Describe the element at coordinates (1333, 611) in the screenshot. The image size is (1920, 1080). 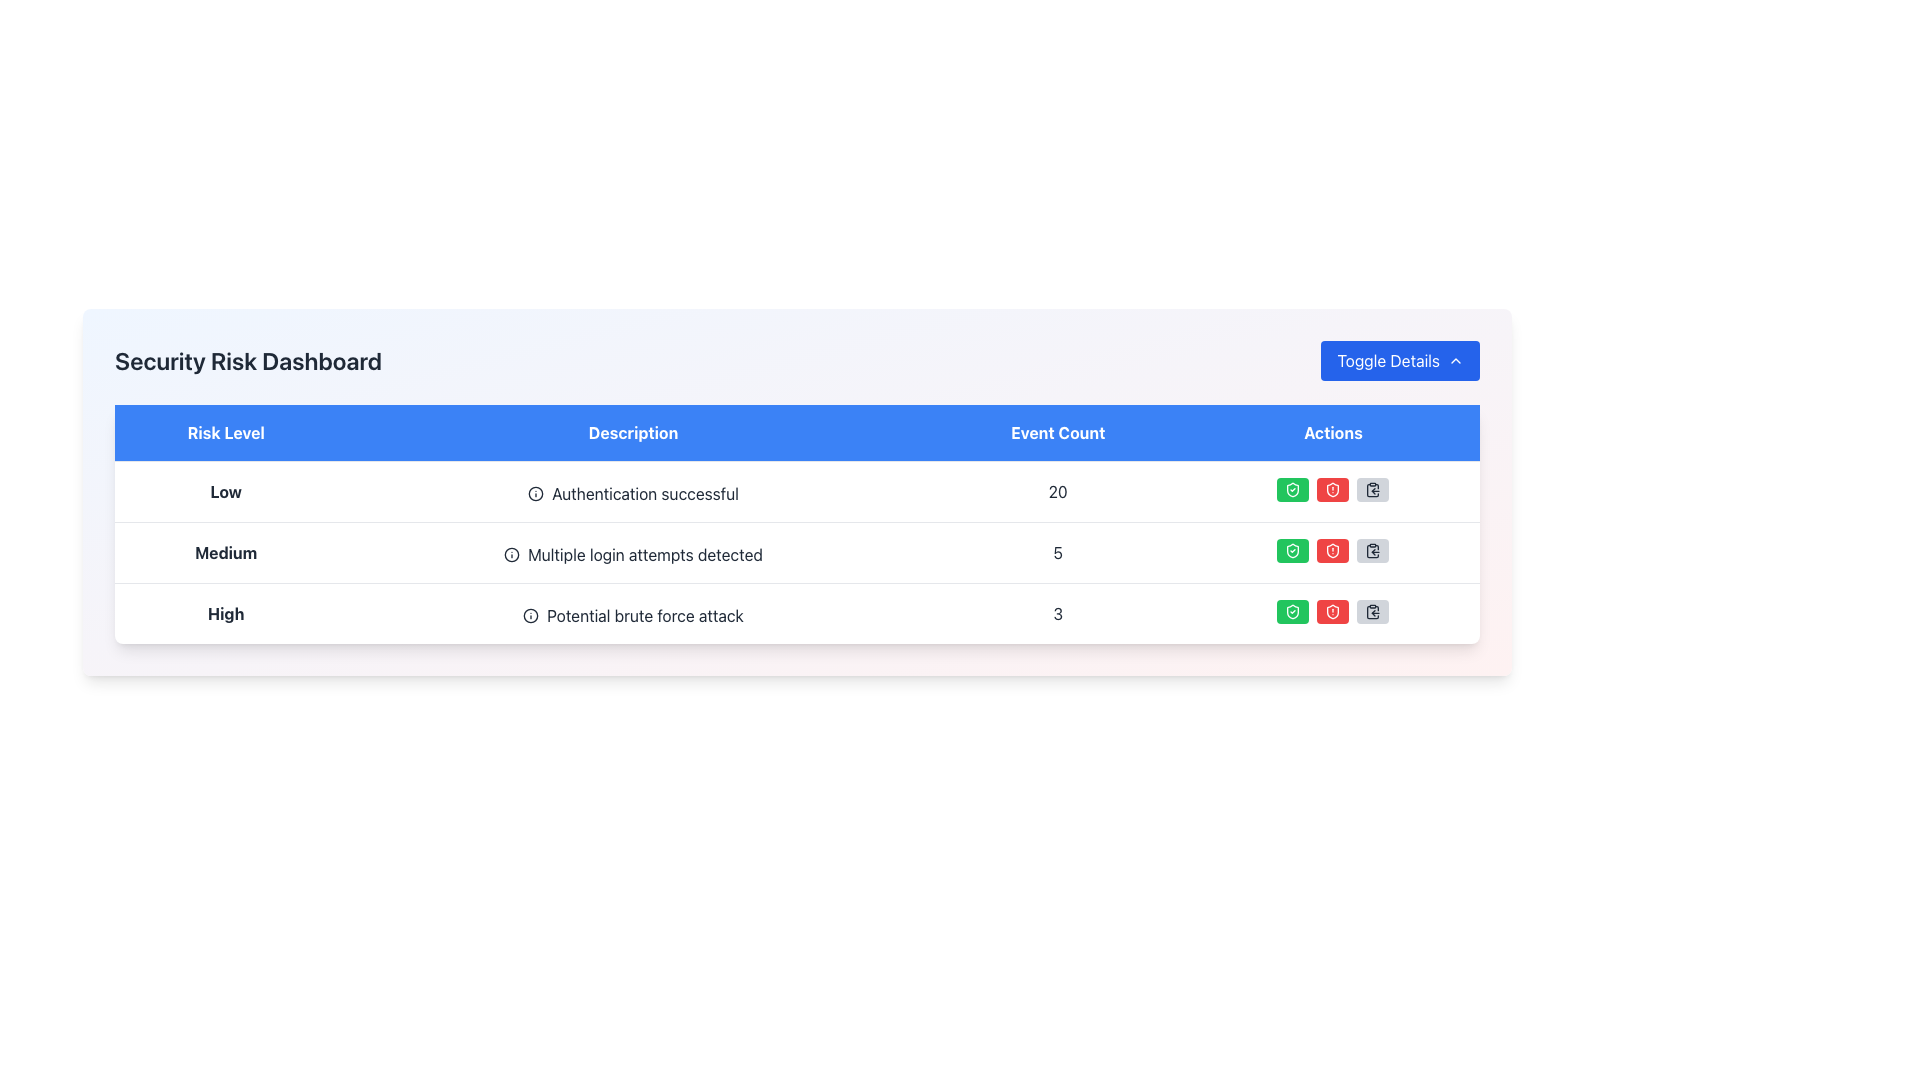
I see `the red button in the Button Group located in the 'Actions' column of the table for 'High' risk level to reject` at that location.